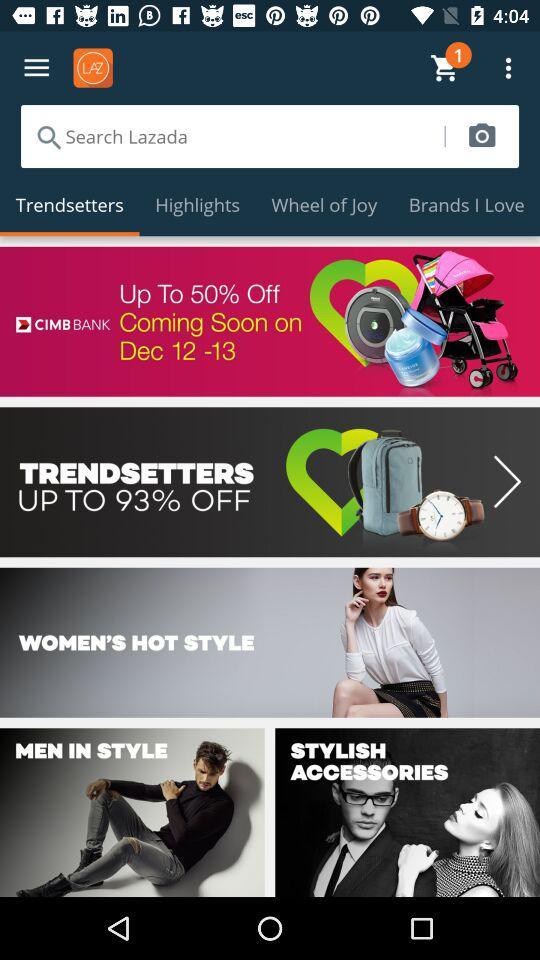  I want to click on advertisement for cimb bank, so click(270, 321).